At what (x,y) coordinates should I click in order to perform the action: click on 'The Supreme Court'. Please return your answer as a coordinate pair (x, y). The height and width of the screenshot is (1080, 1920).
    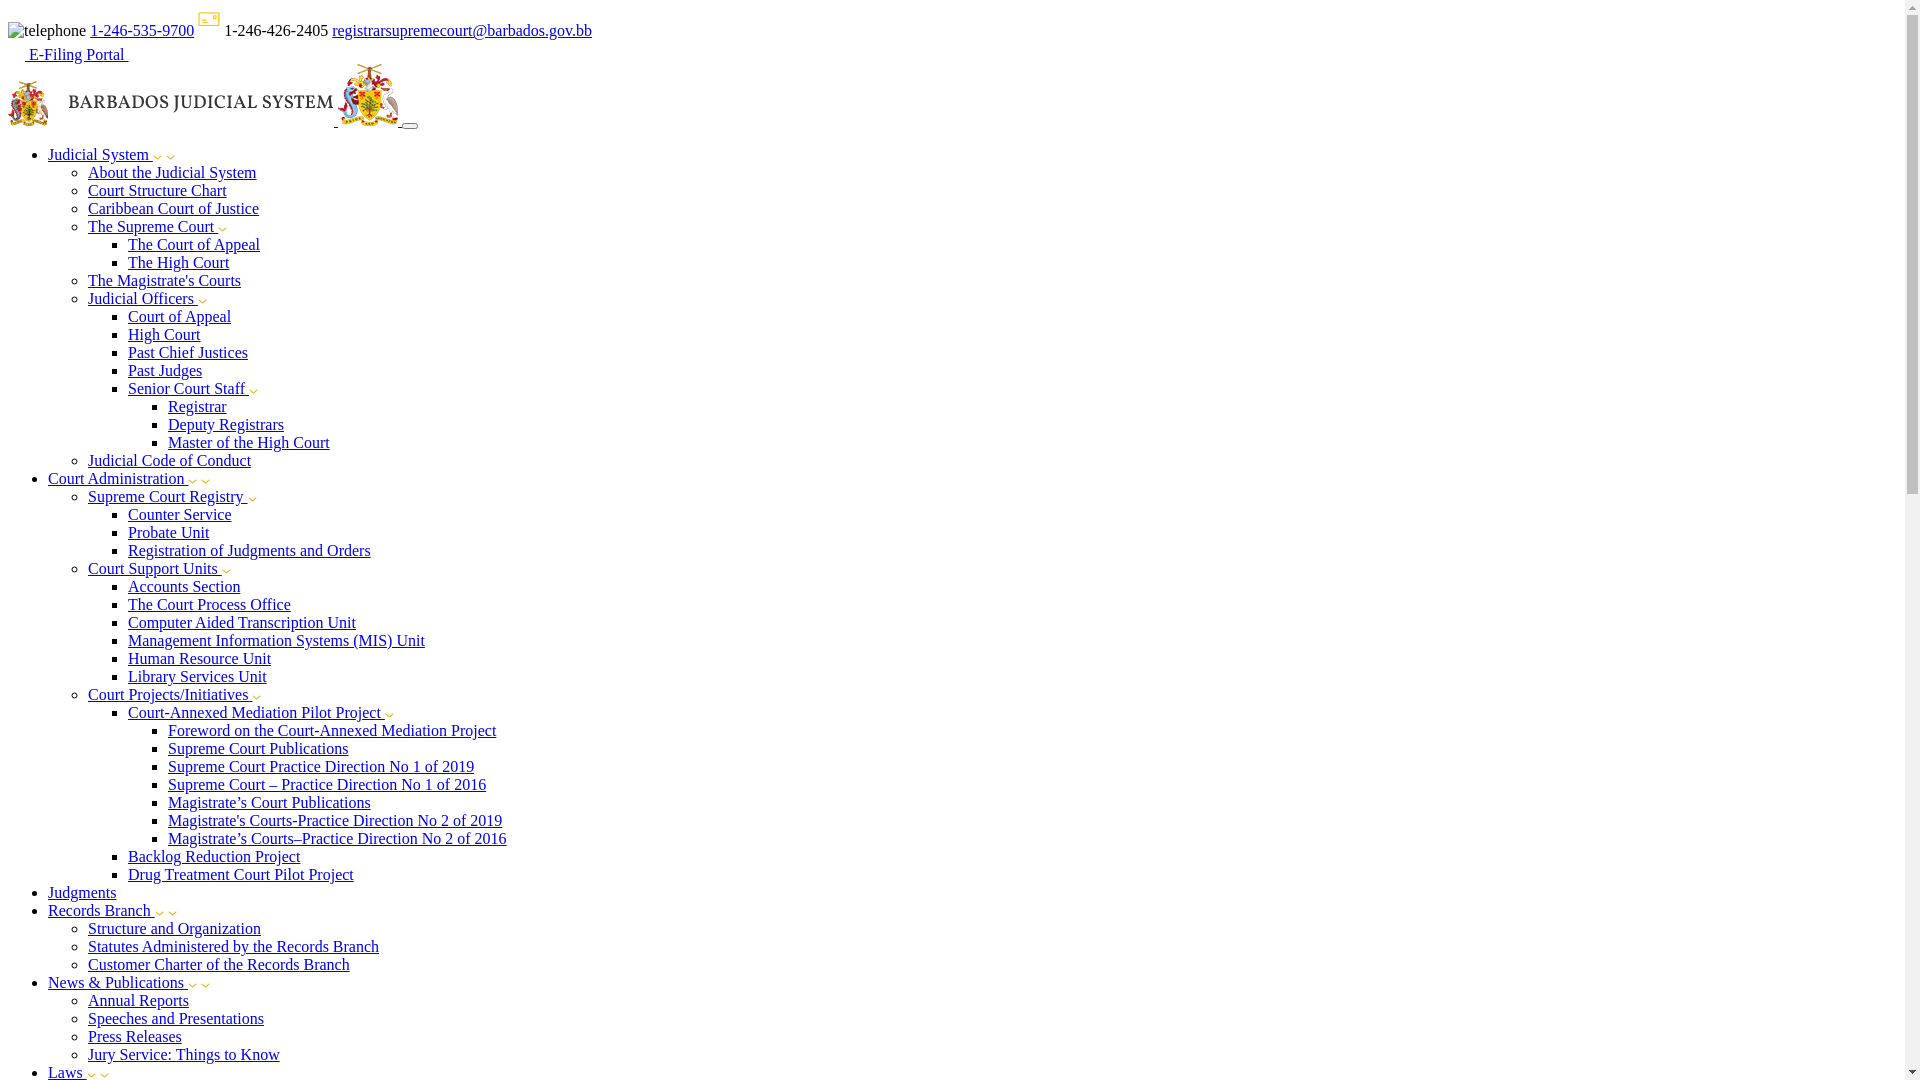
    Looking at the image, I should click on (152, 225).